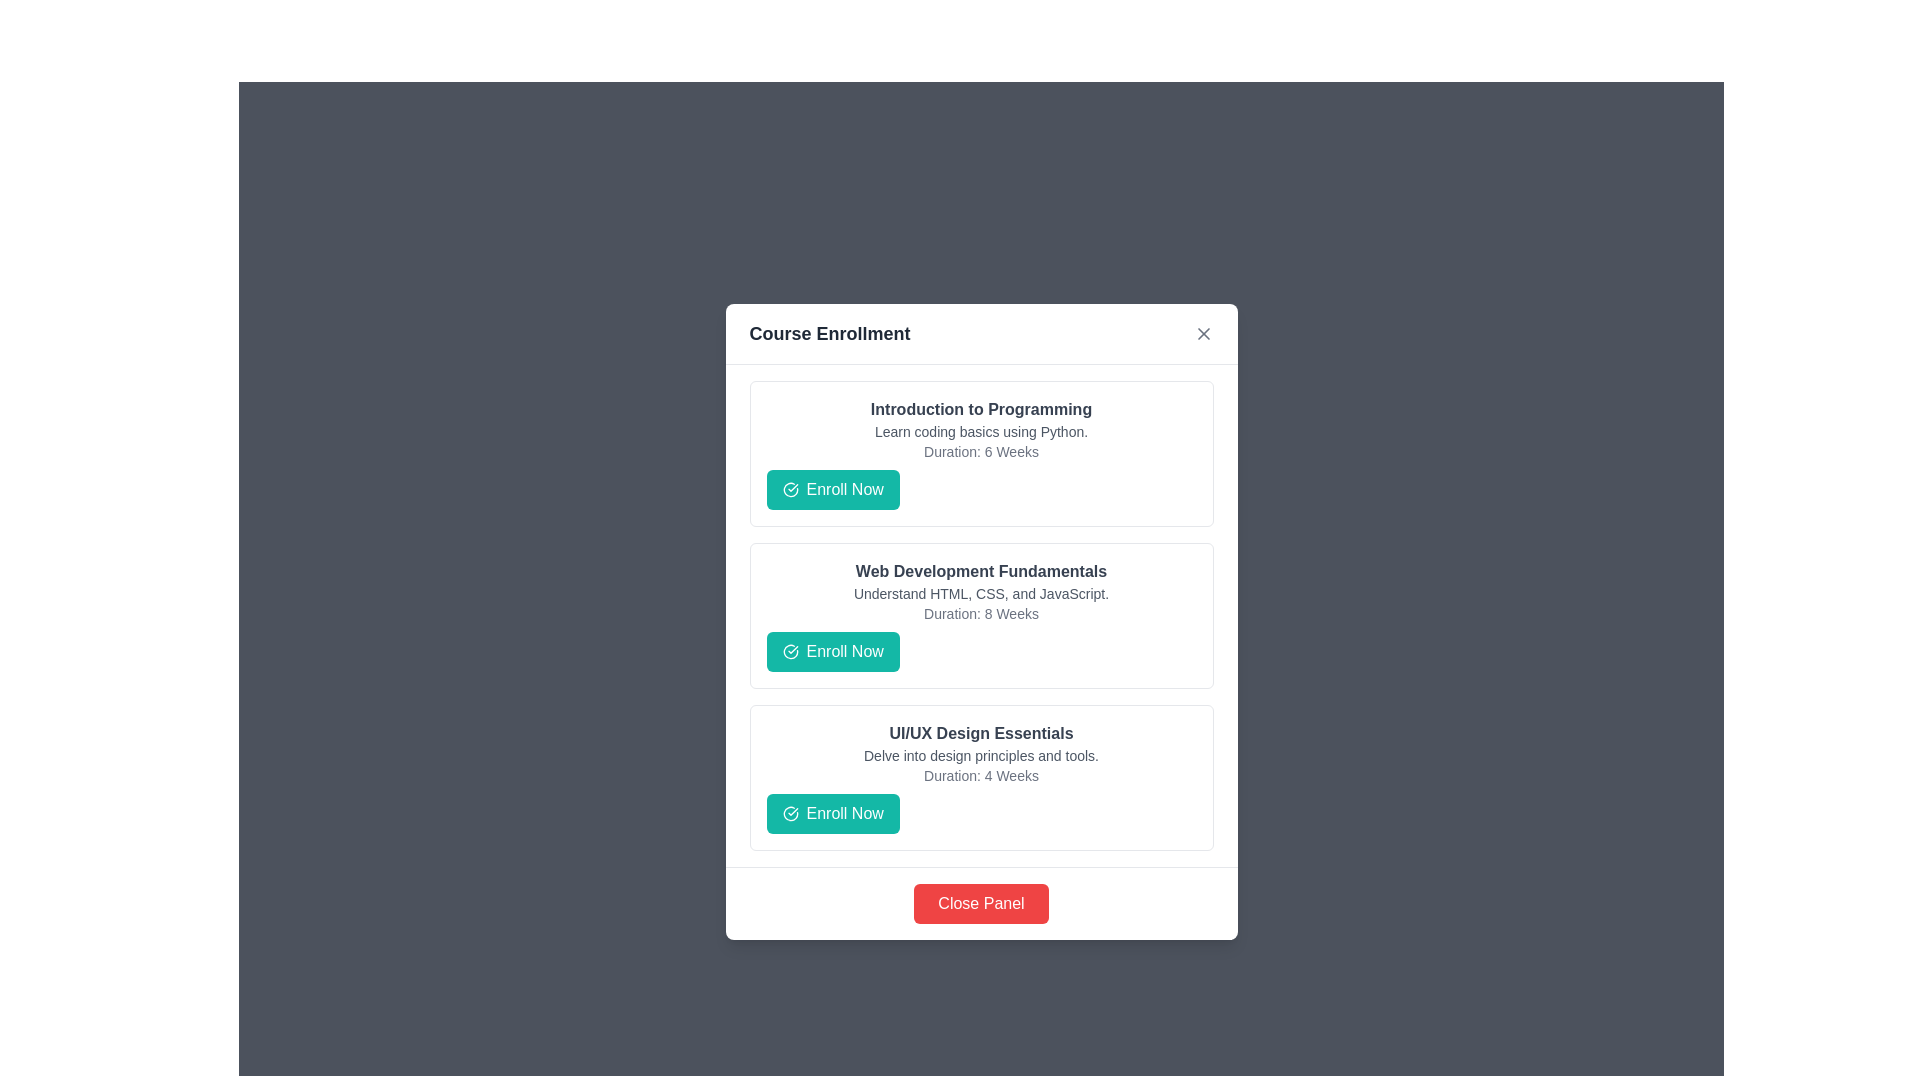 This screenshot has width=1920, height=1080. Describe the element at coordinates (981, 612) in the screenshot. I see `the Text Label that indicates the length of the course duration for the second course card in the modal, positioned above the 'Enroll Now' button` at that location.